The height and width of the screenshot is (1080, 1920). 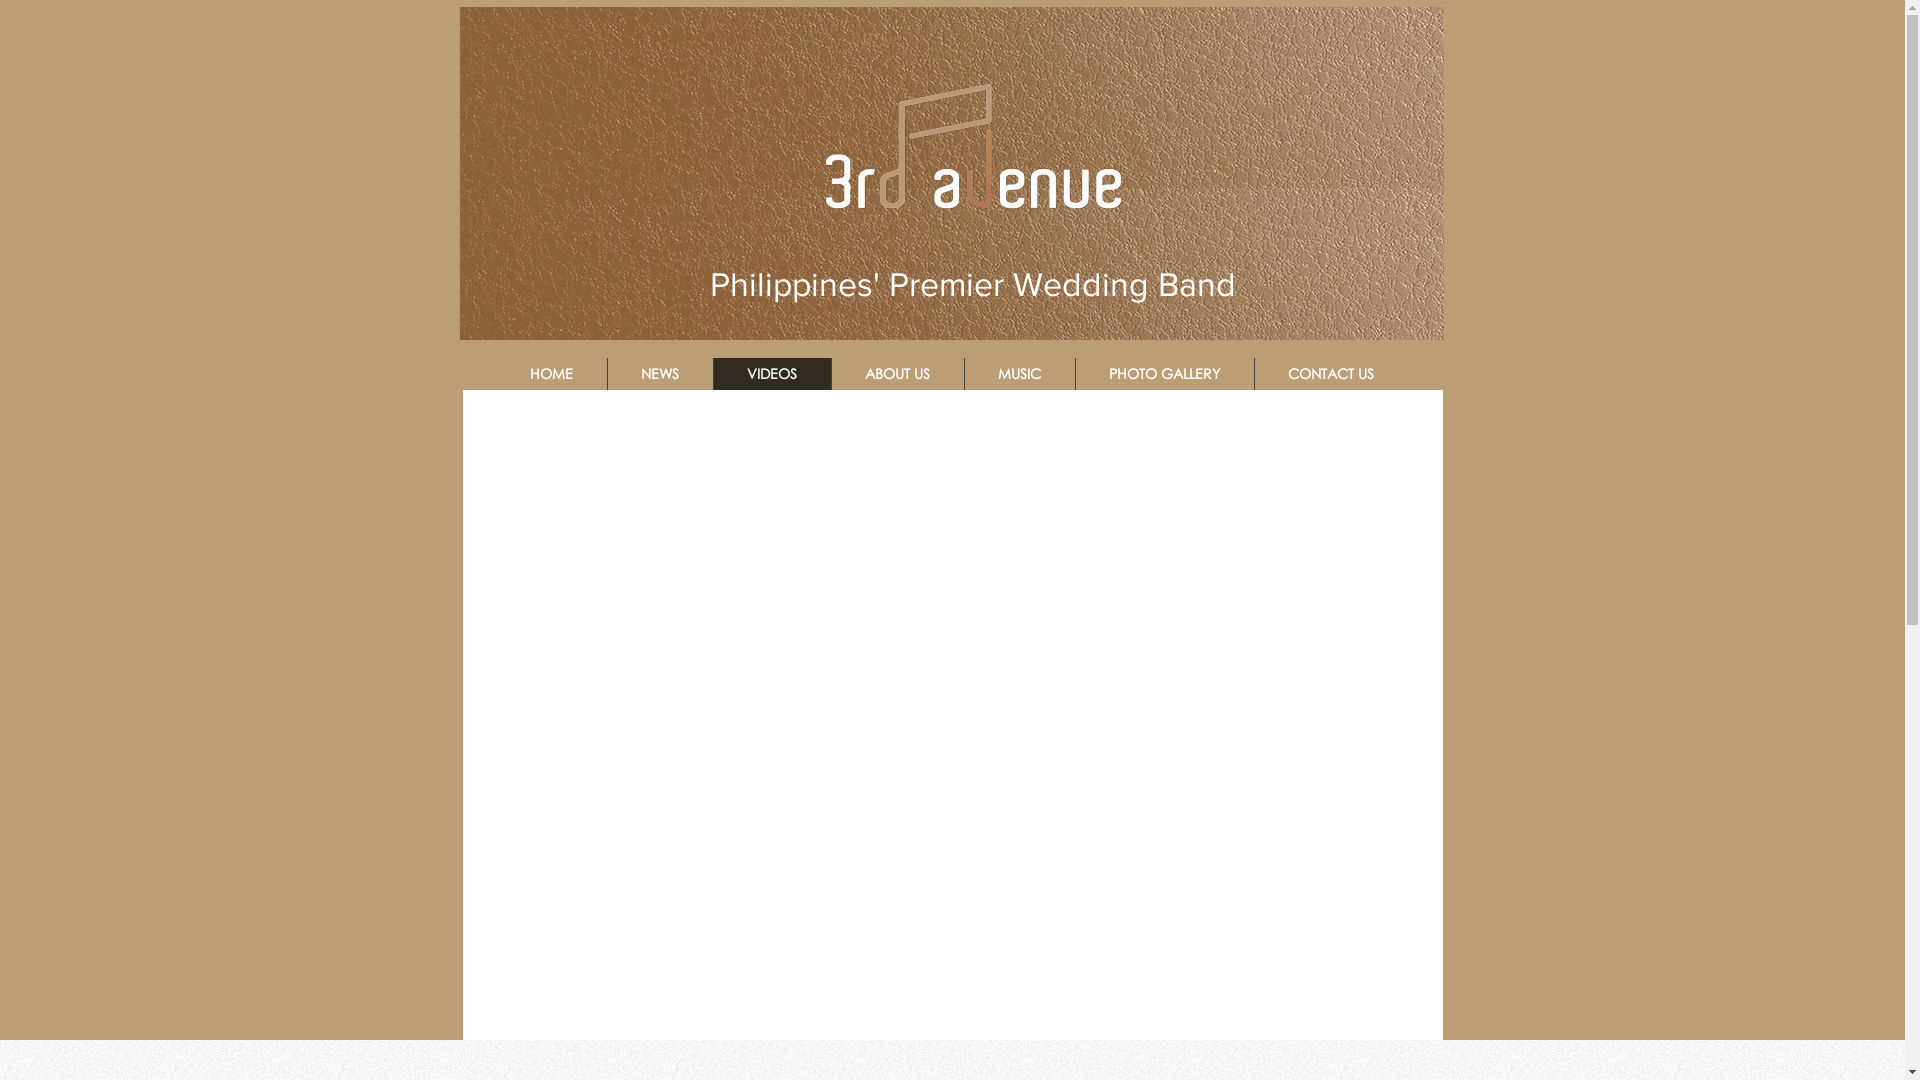 What do you see at coordinates (604, 374) in the screenshot?
I see `'NEWS'` at bounding box center [604, 374].